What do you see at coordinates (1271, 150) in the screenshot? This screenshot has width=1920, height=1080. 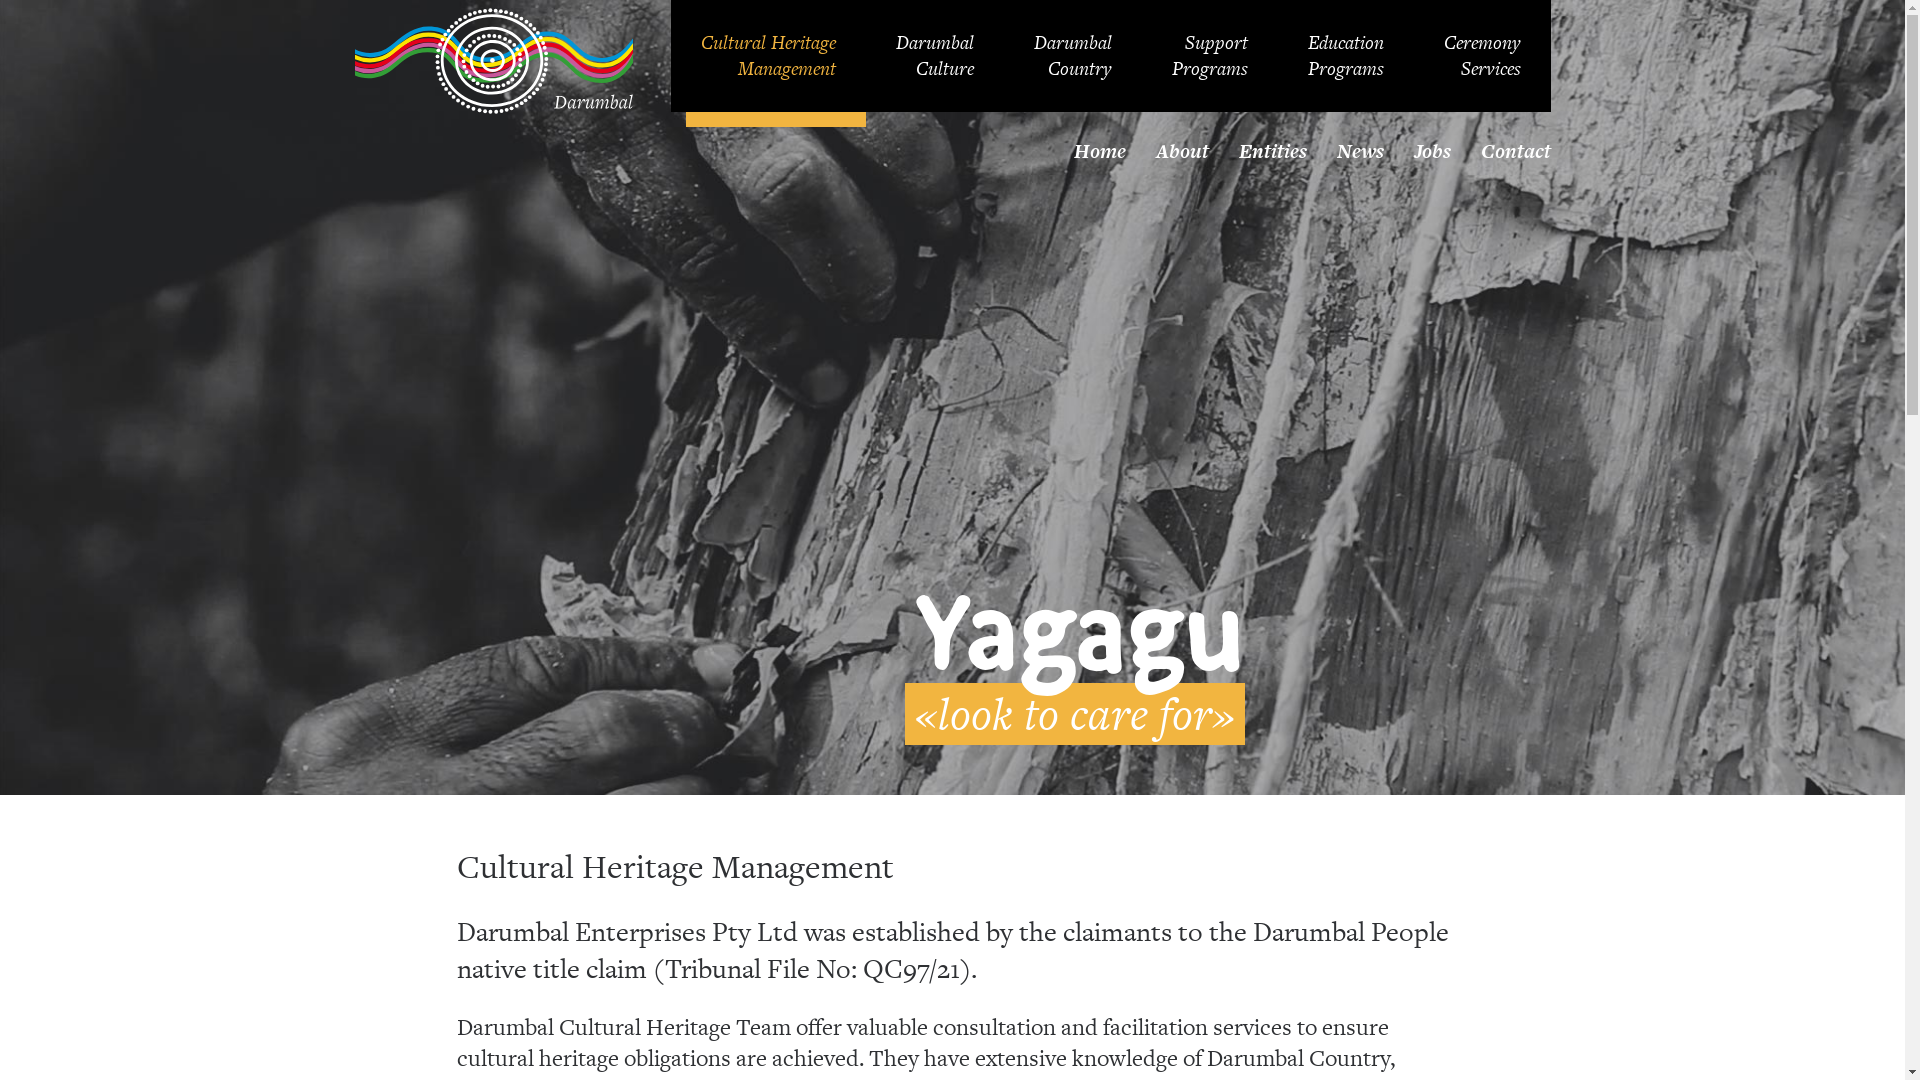 I see `'Entities'` at bounding box center [1271, 150].